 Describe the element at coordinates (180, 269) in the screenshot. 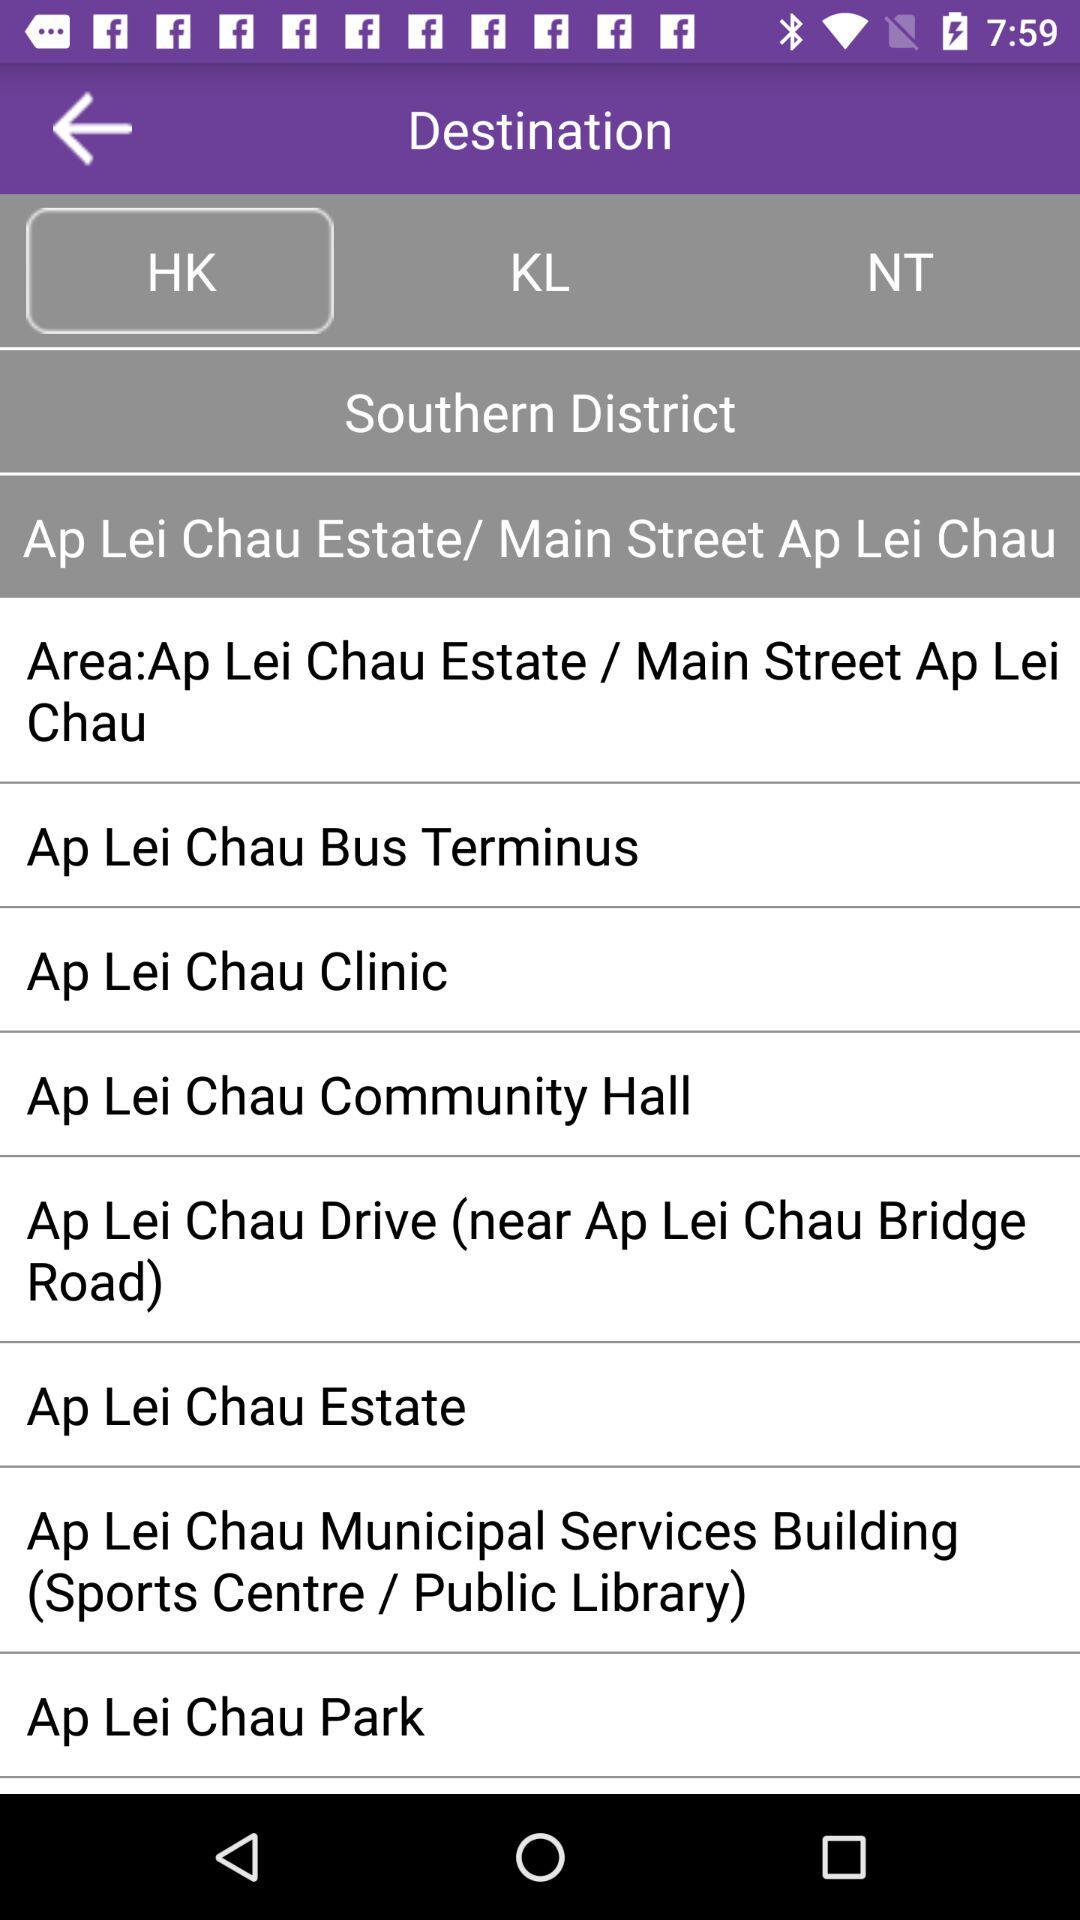

I see `hk button` at that location.